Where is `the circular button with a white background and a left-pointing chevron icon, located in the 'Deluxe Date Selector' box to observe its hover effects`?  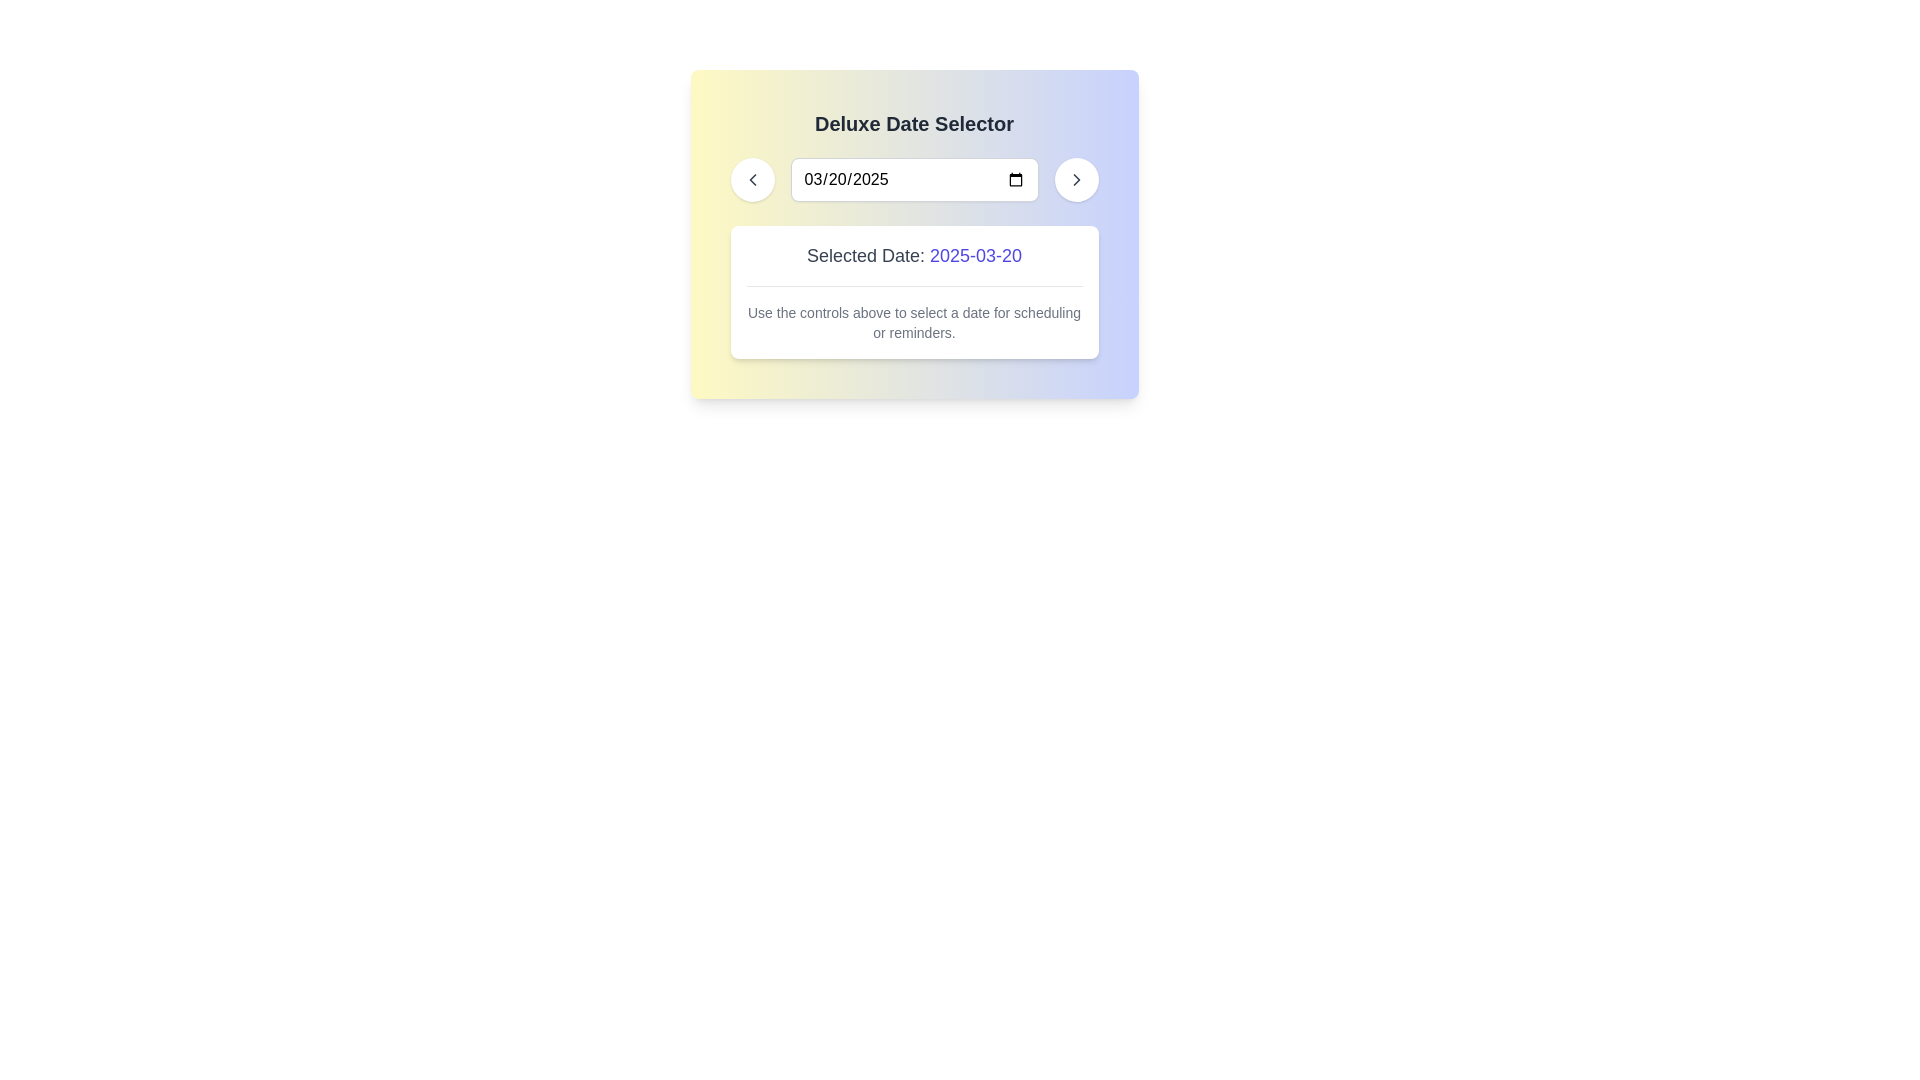
the circular button with a white background and a left-pointing chevron icon, located in the 'Deluxe Date Selector' box to observe its hover effects is located at coordinates (751, 180).